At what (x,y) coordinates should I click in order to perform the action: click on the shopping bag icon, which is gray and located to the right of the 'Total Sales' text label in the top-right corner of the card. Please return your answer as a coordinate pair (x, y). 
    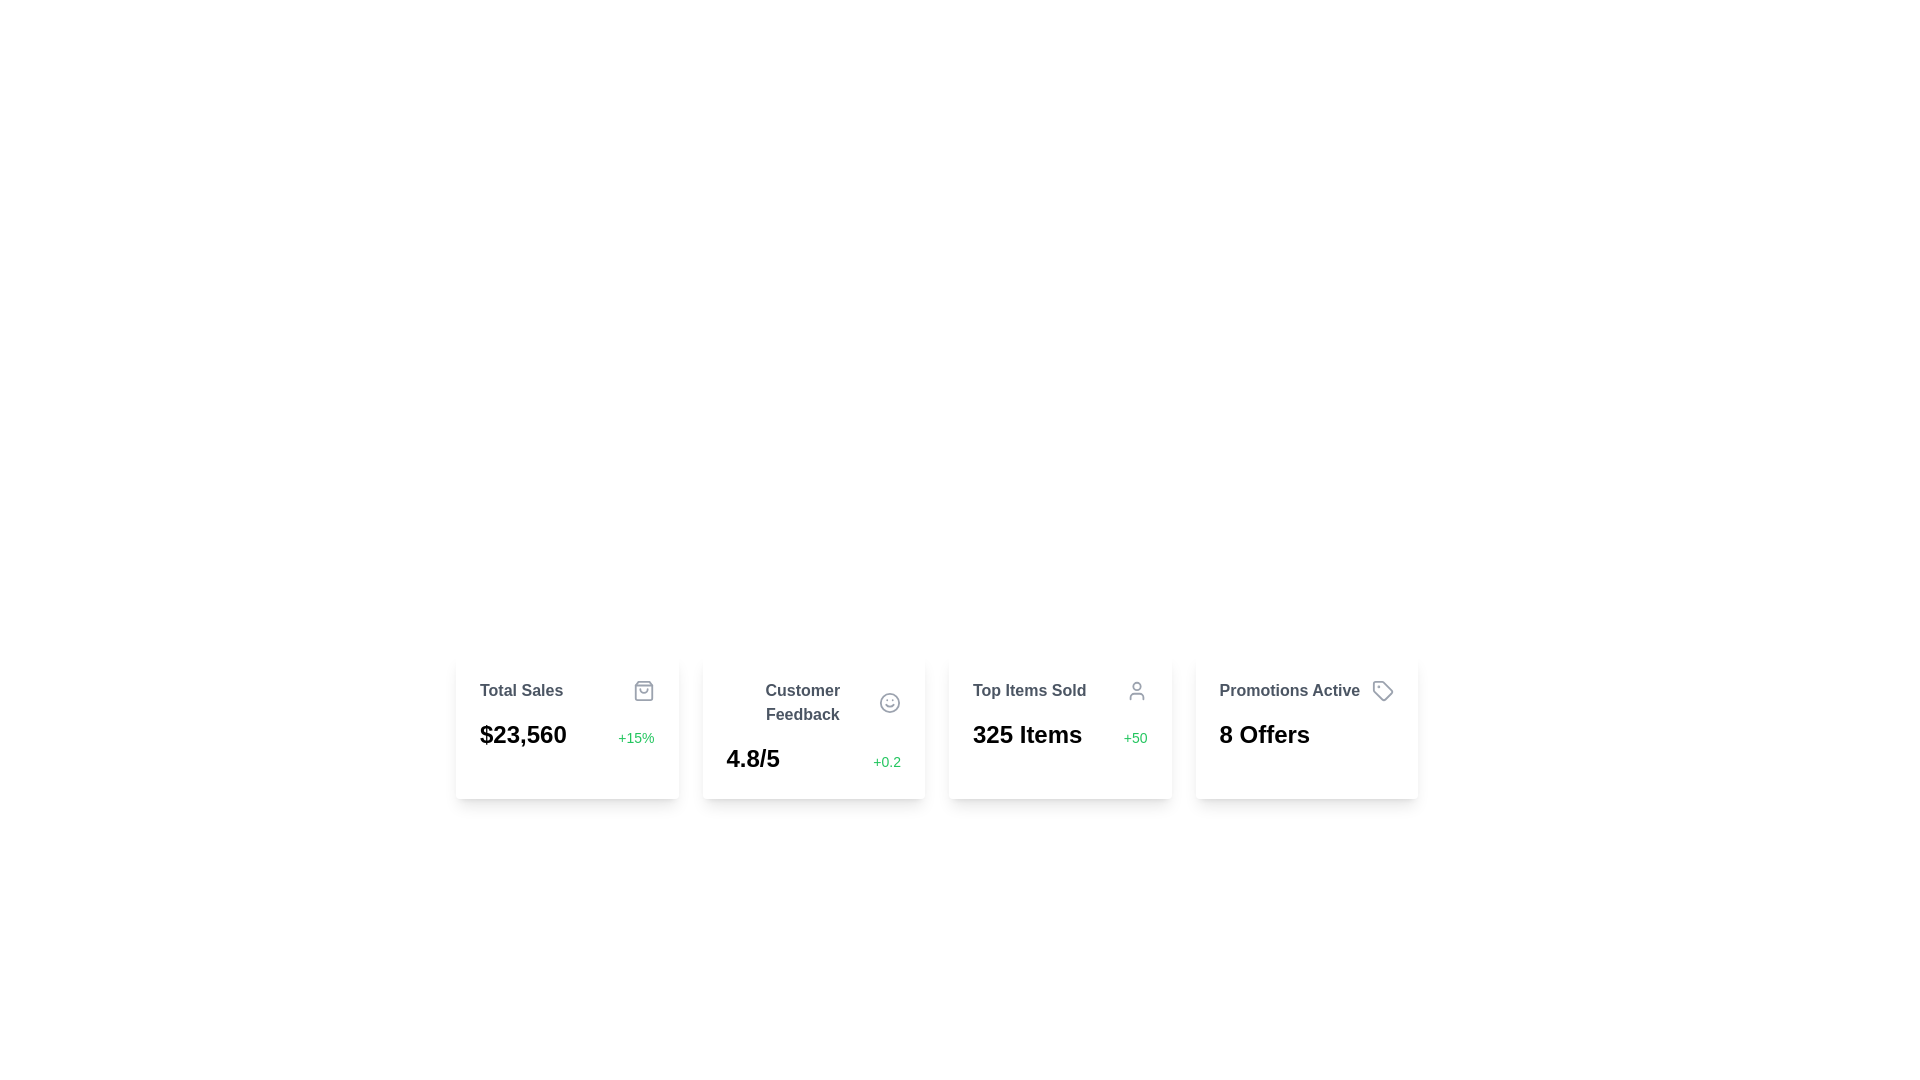
    Looking at the image, I should click on (643, 689).